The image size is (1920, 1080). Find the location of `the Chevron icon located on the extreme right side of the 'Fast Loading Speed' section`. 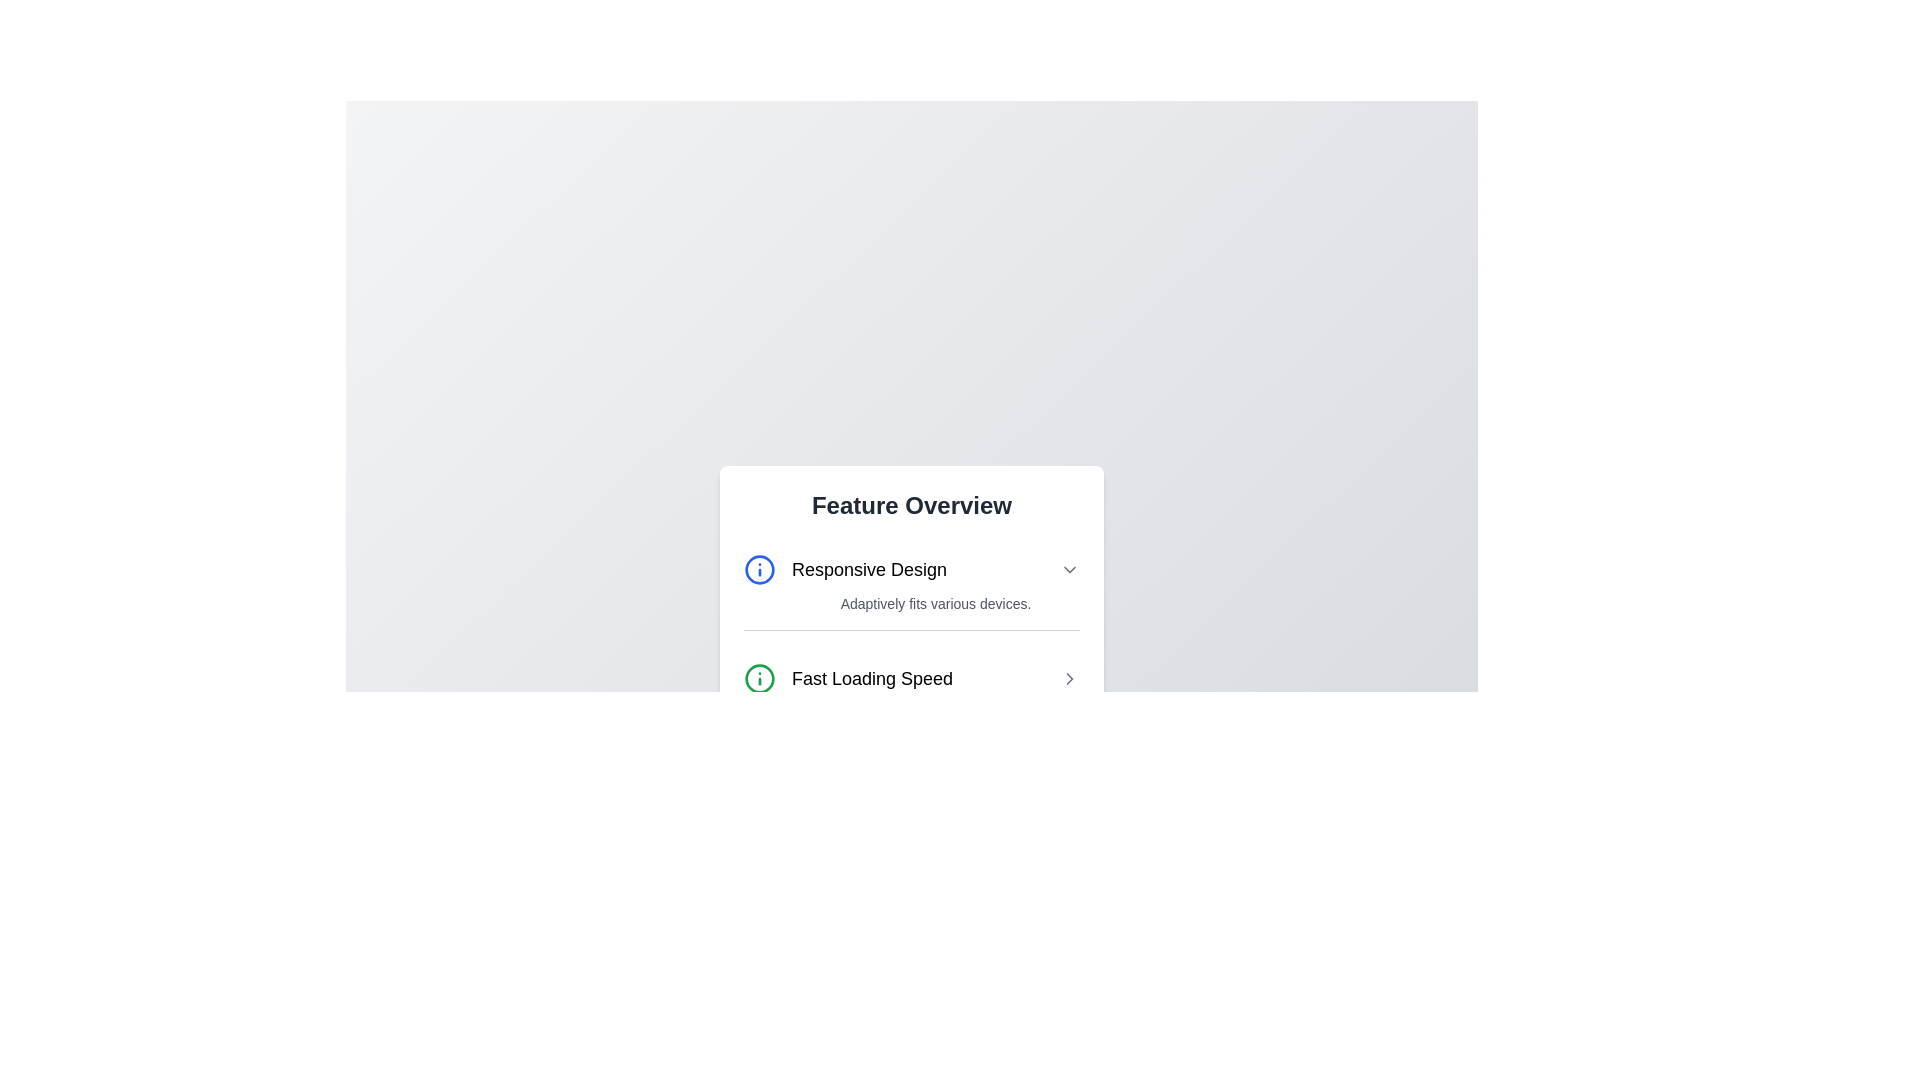

the Chevron icon located on the extreme right side of the 'Fast Loading Speed' section is located at coordinates (1069, 677).